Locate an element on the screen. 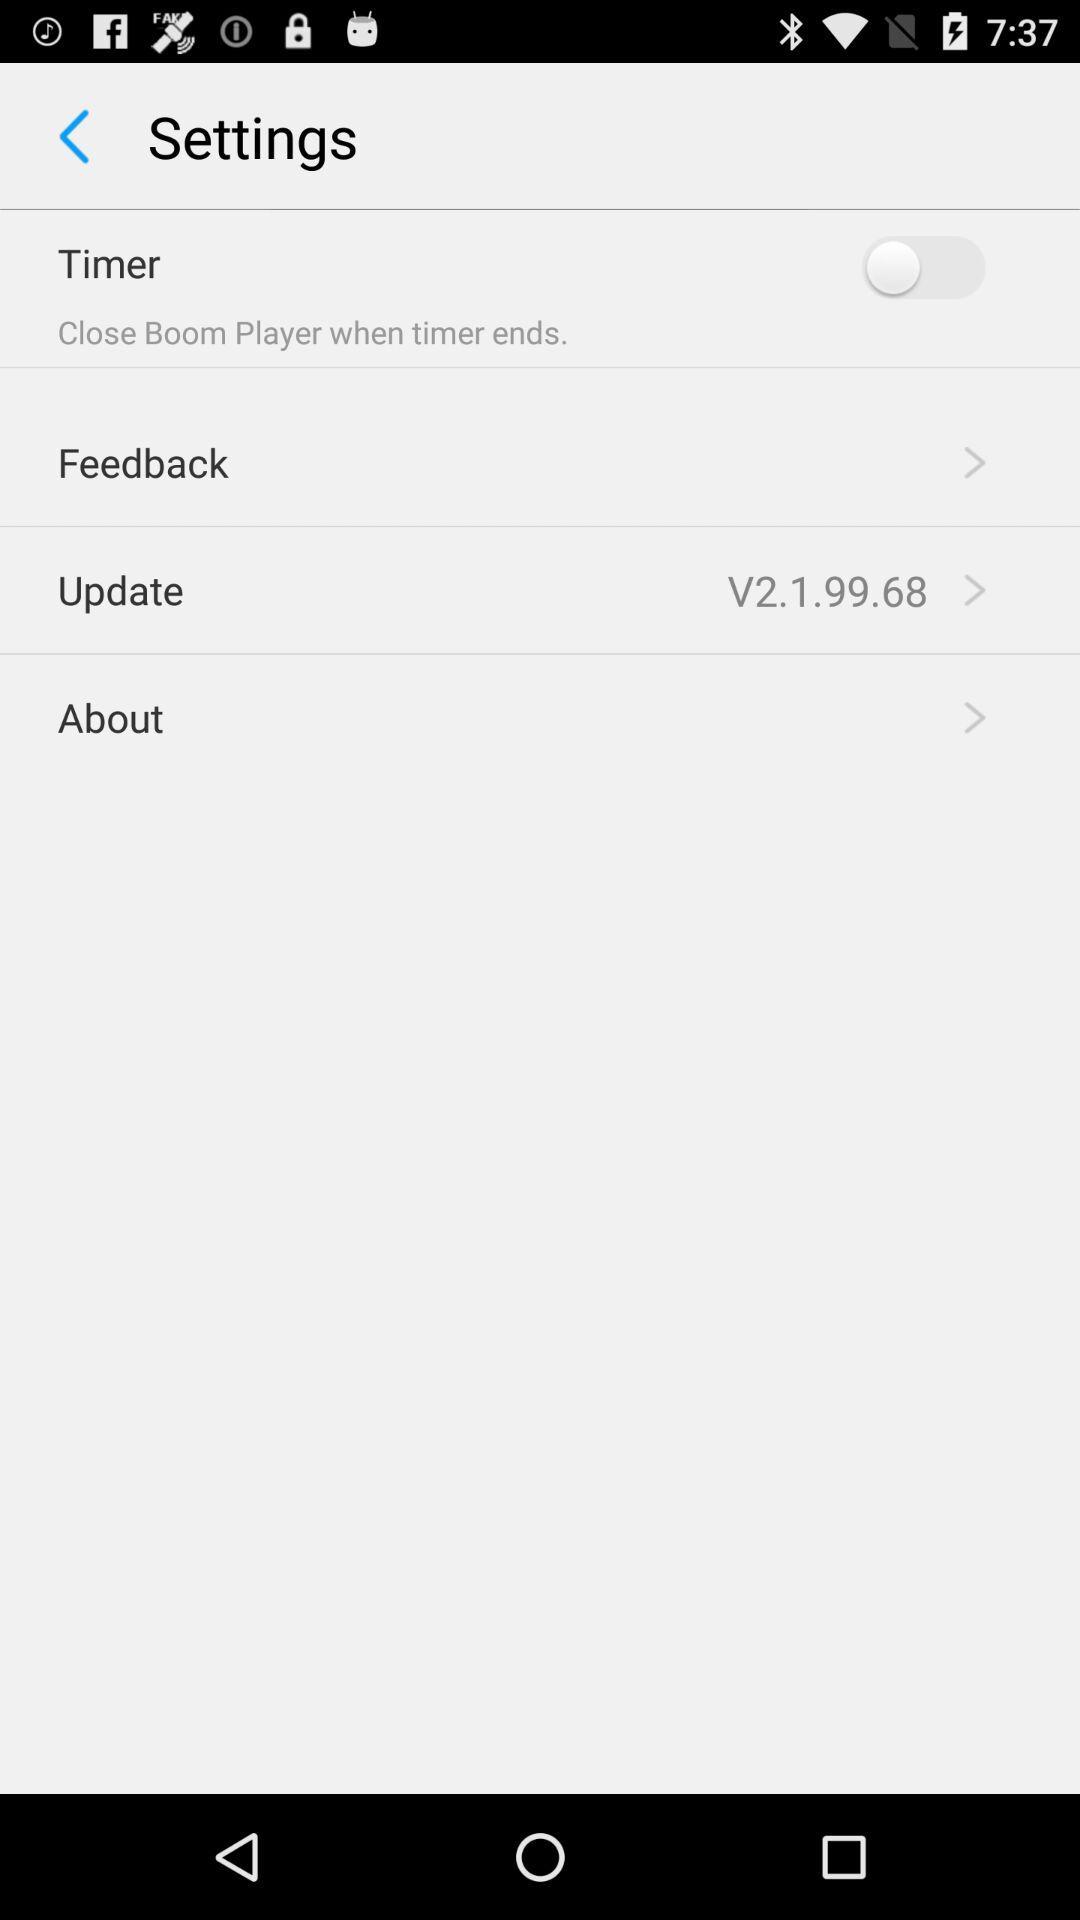 This screenshot has height=1920, width=1080. the arrow_backward icon is located at coordinates (73, 145).